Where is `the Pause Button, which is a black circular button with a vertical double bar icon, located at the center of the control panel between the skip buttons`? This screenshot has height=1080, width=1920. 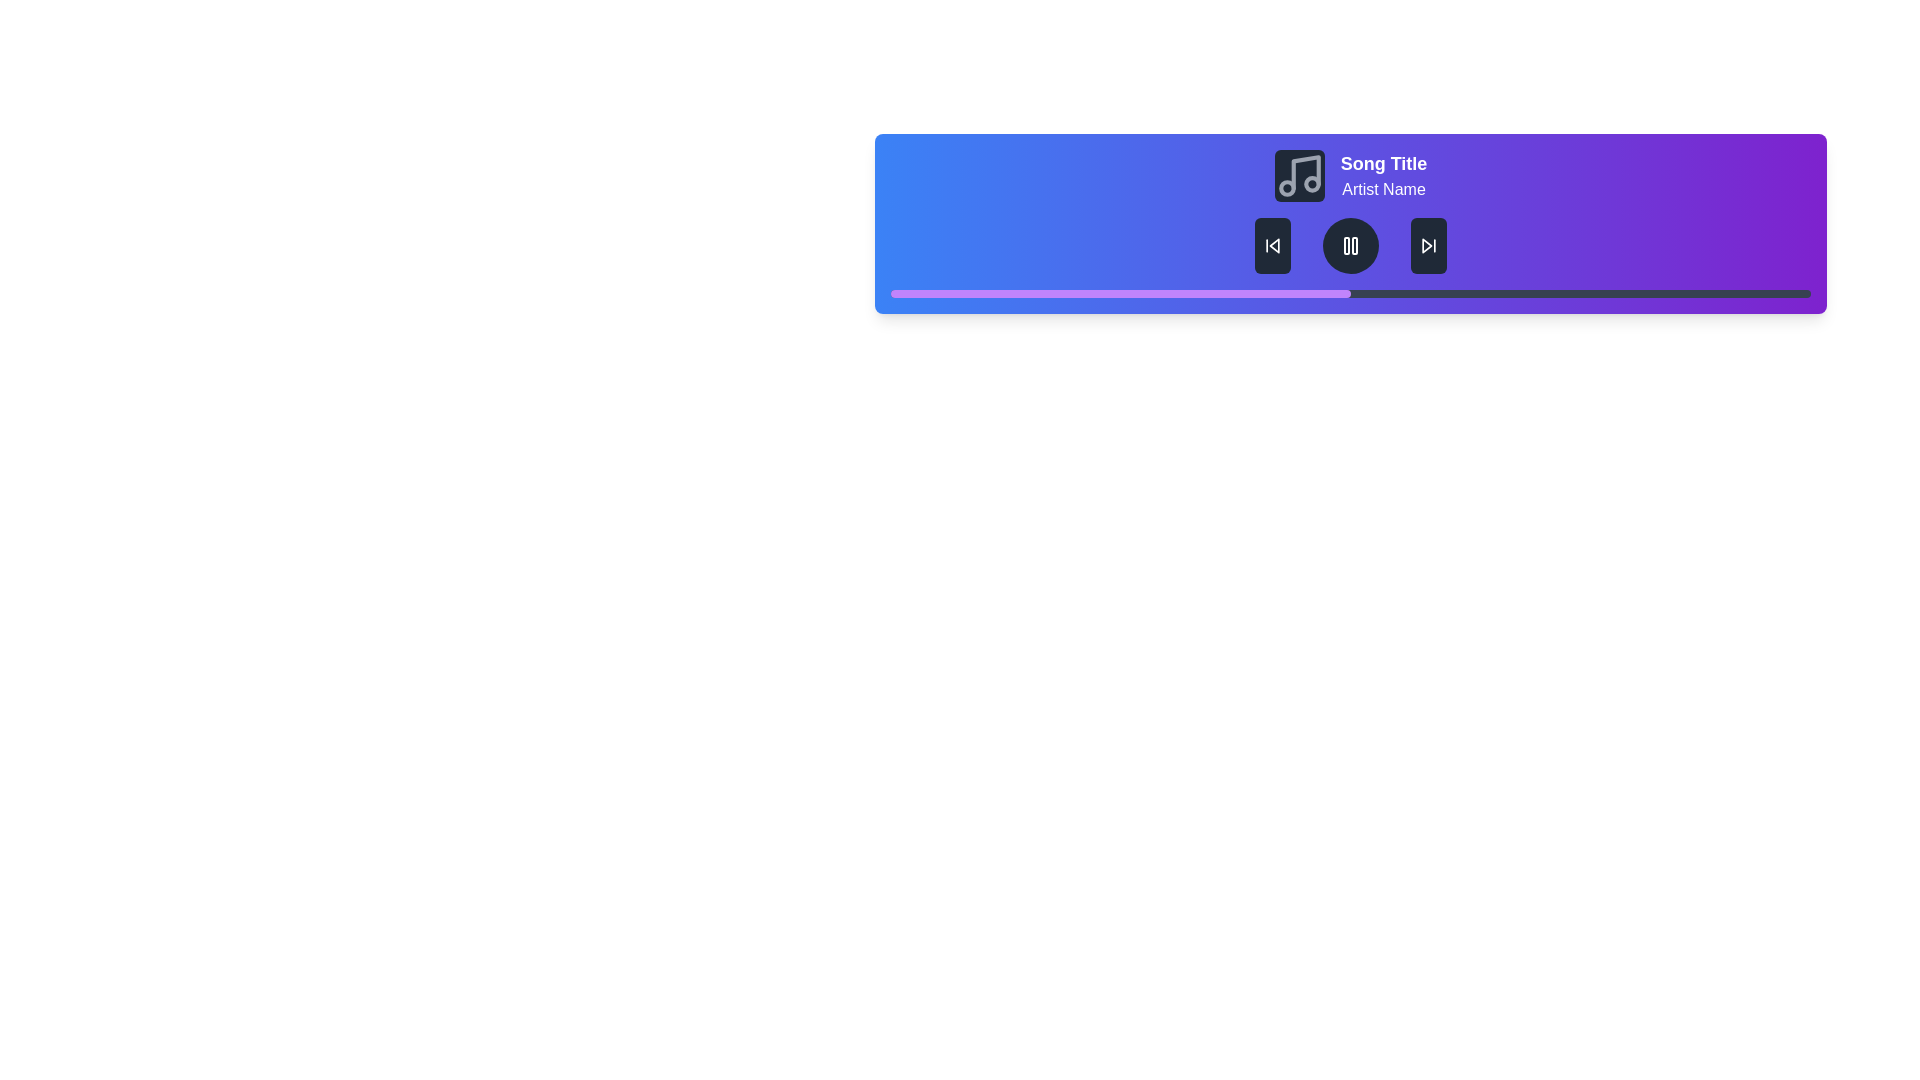
the Pause Button, which is a black circular button with a vertical double bar icon, located at the center of the control panel between the skip buttons is located at coordinates (1350, 245).